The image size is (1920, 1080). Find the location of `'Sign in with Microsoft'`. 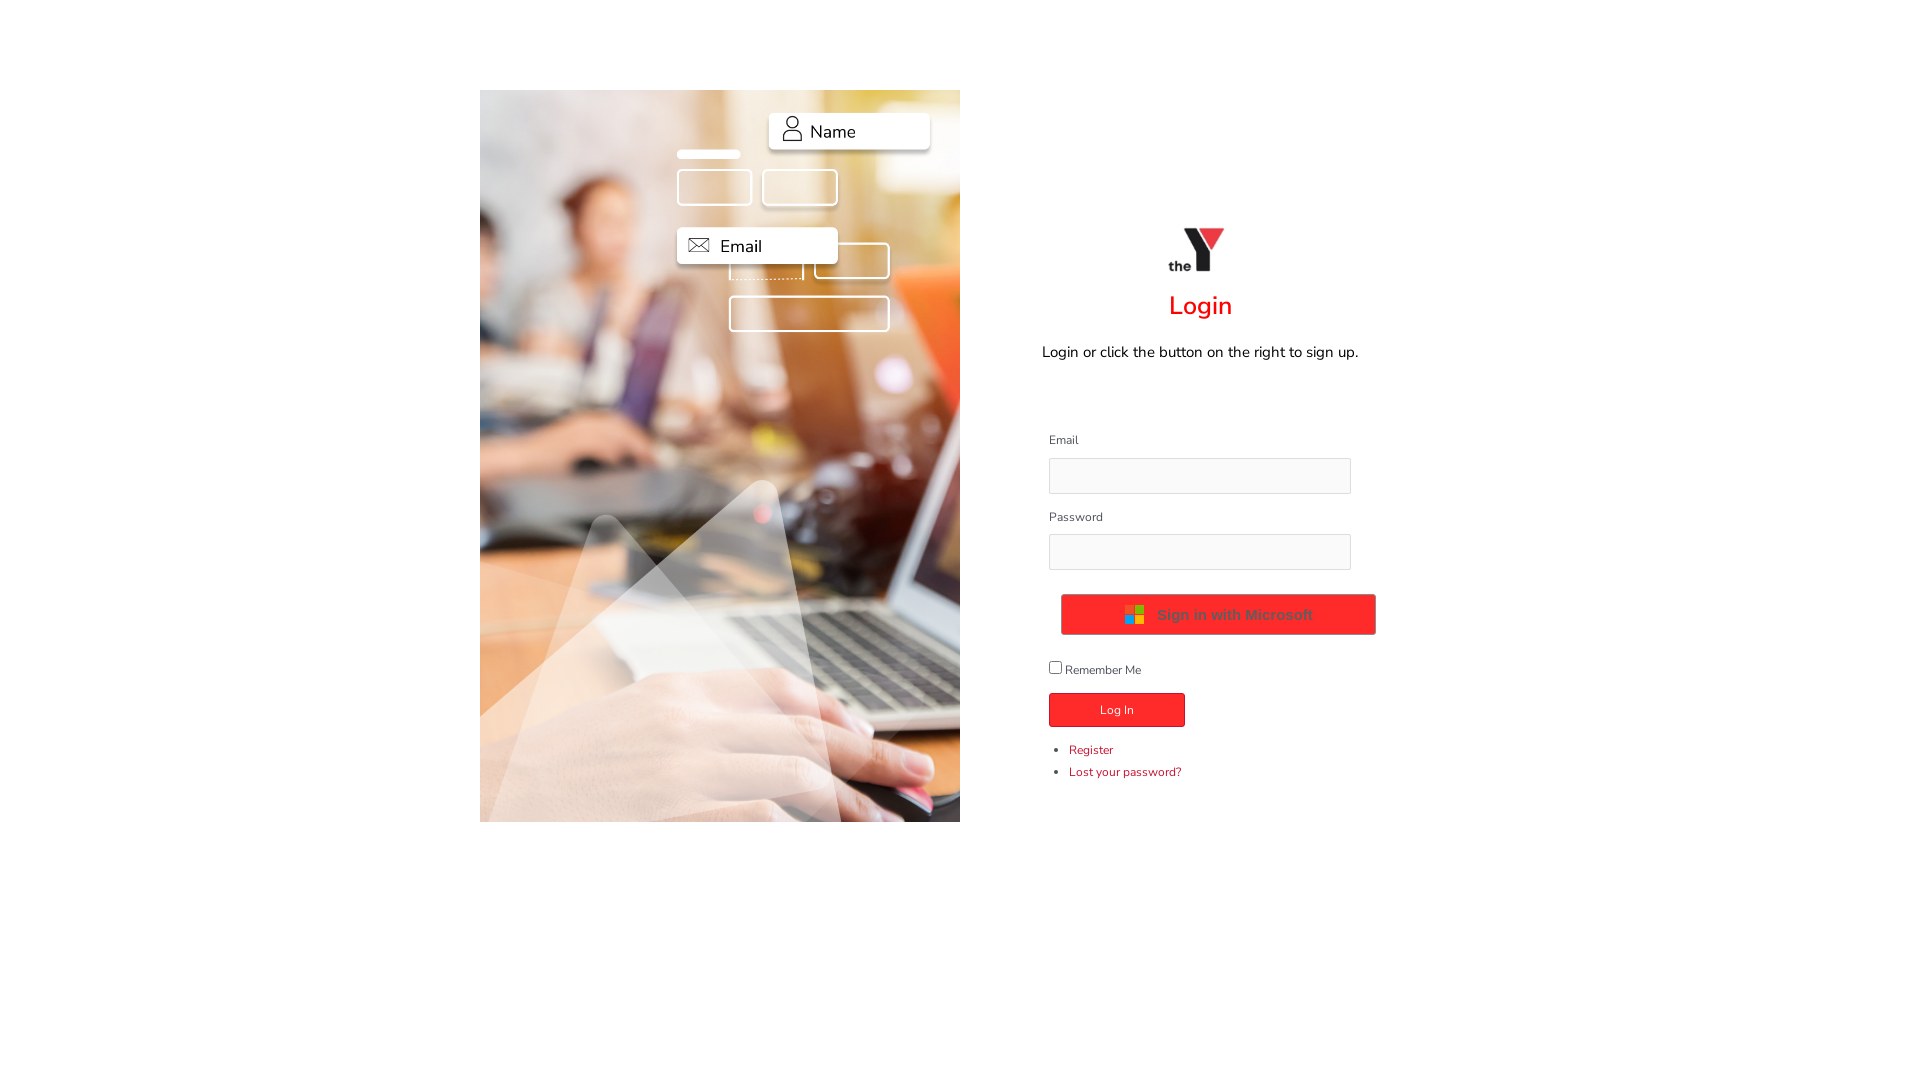

'Sign in with Microsoft' is located at coordinates (1059, 613).